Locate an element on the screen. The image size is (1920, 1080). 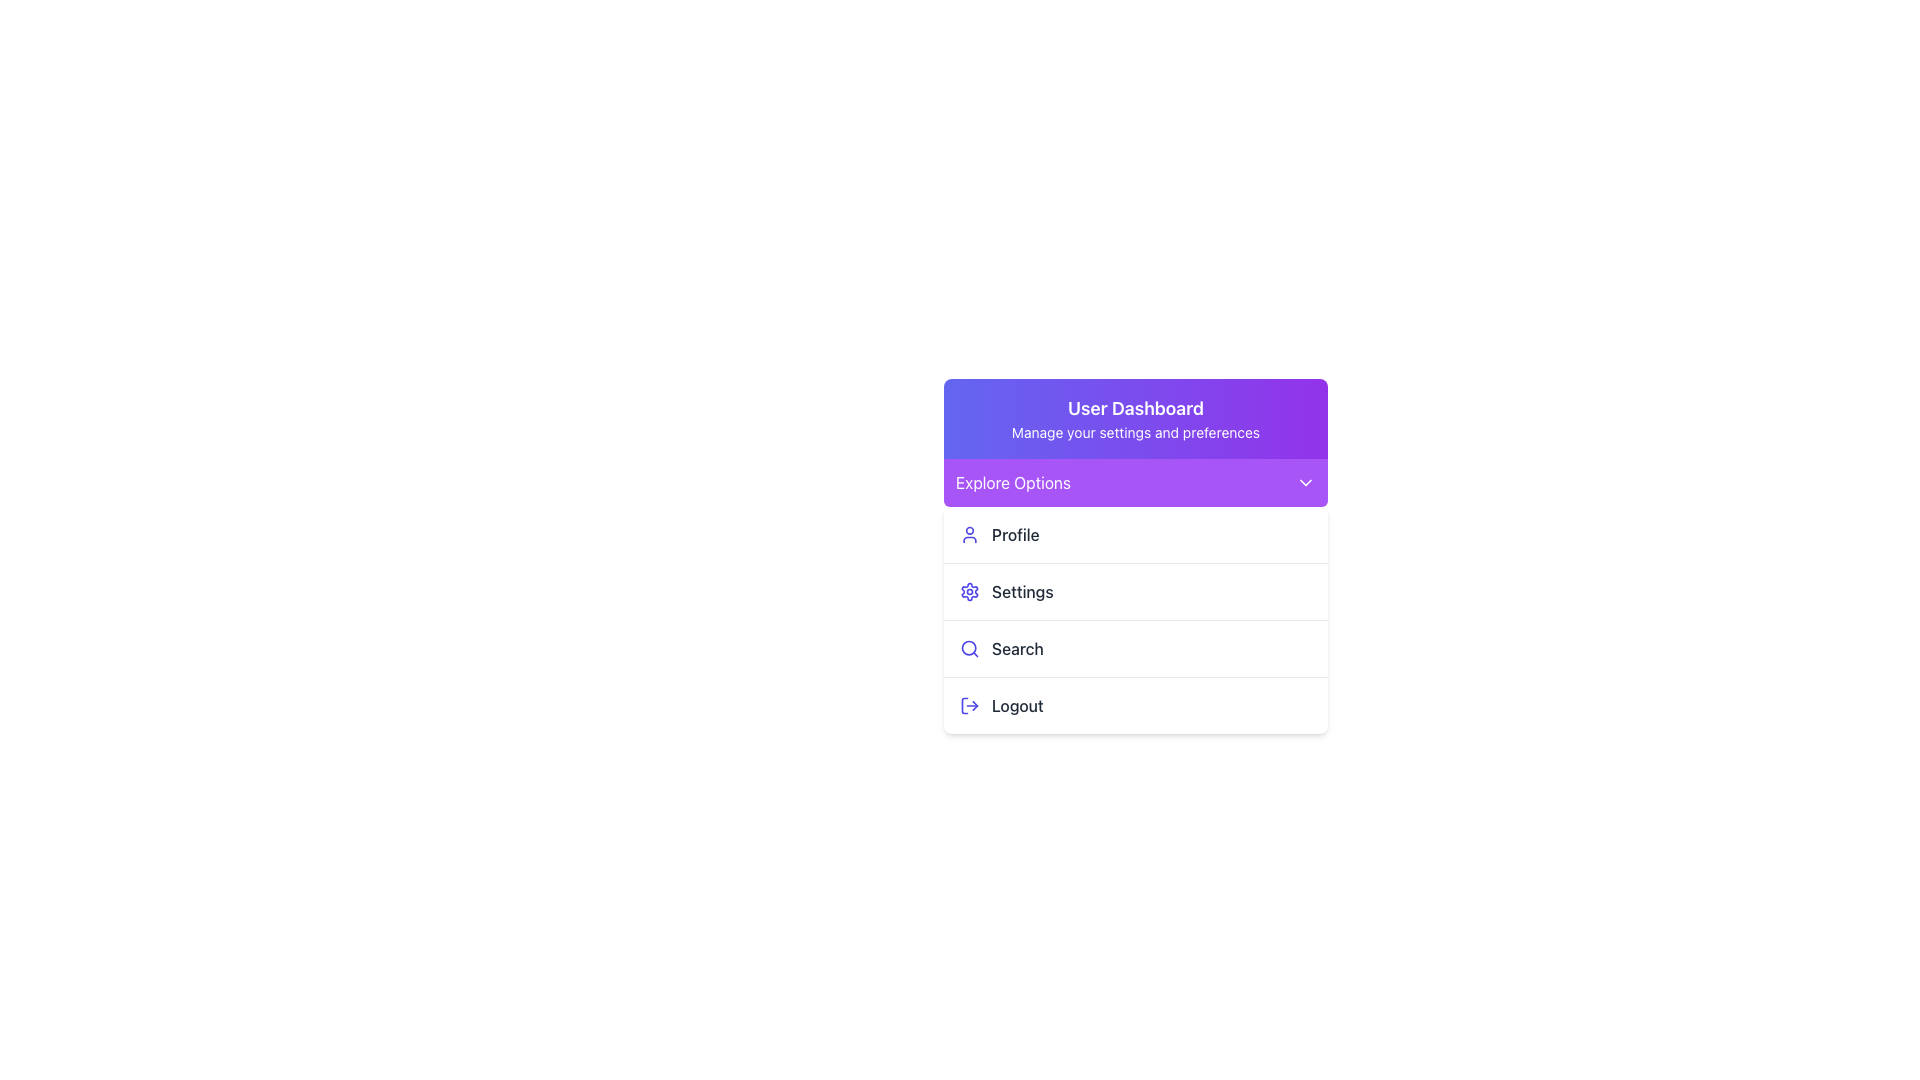
the chevron icon on the right side of the 'Explore Options' button in the purple header section of the User Dashboard is located at coordinates (1305, 482).